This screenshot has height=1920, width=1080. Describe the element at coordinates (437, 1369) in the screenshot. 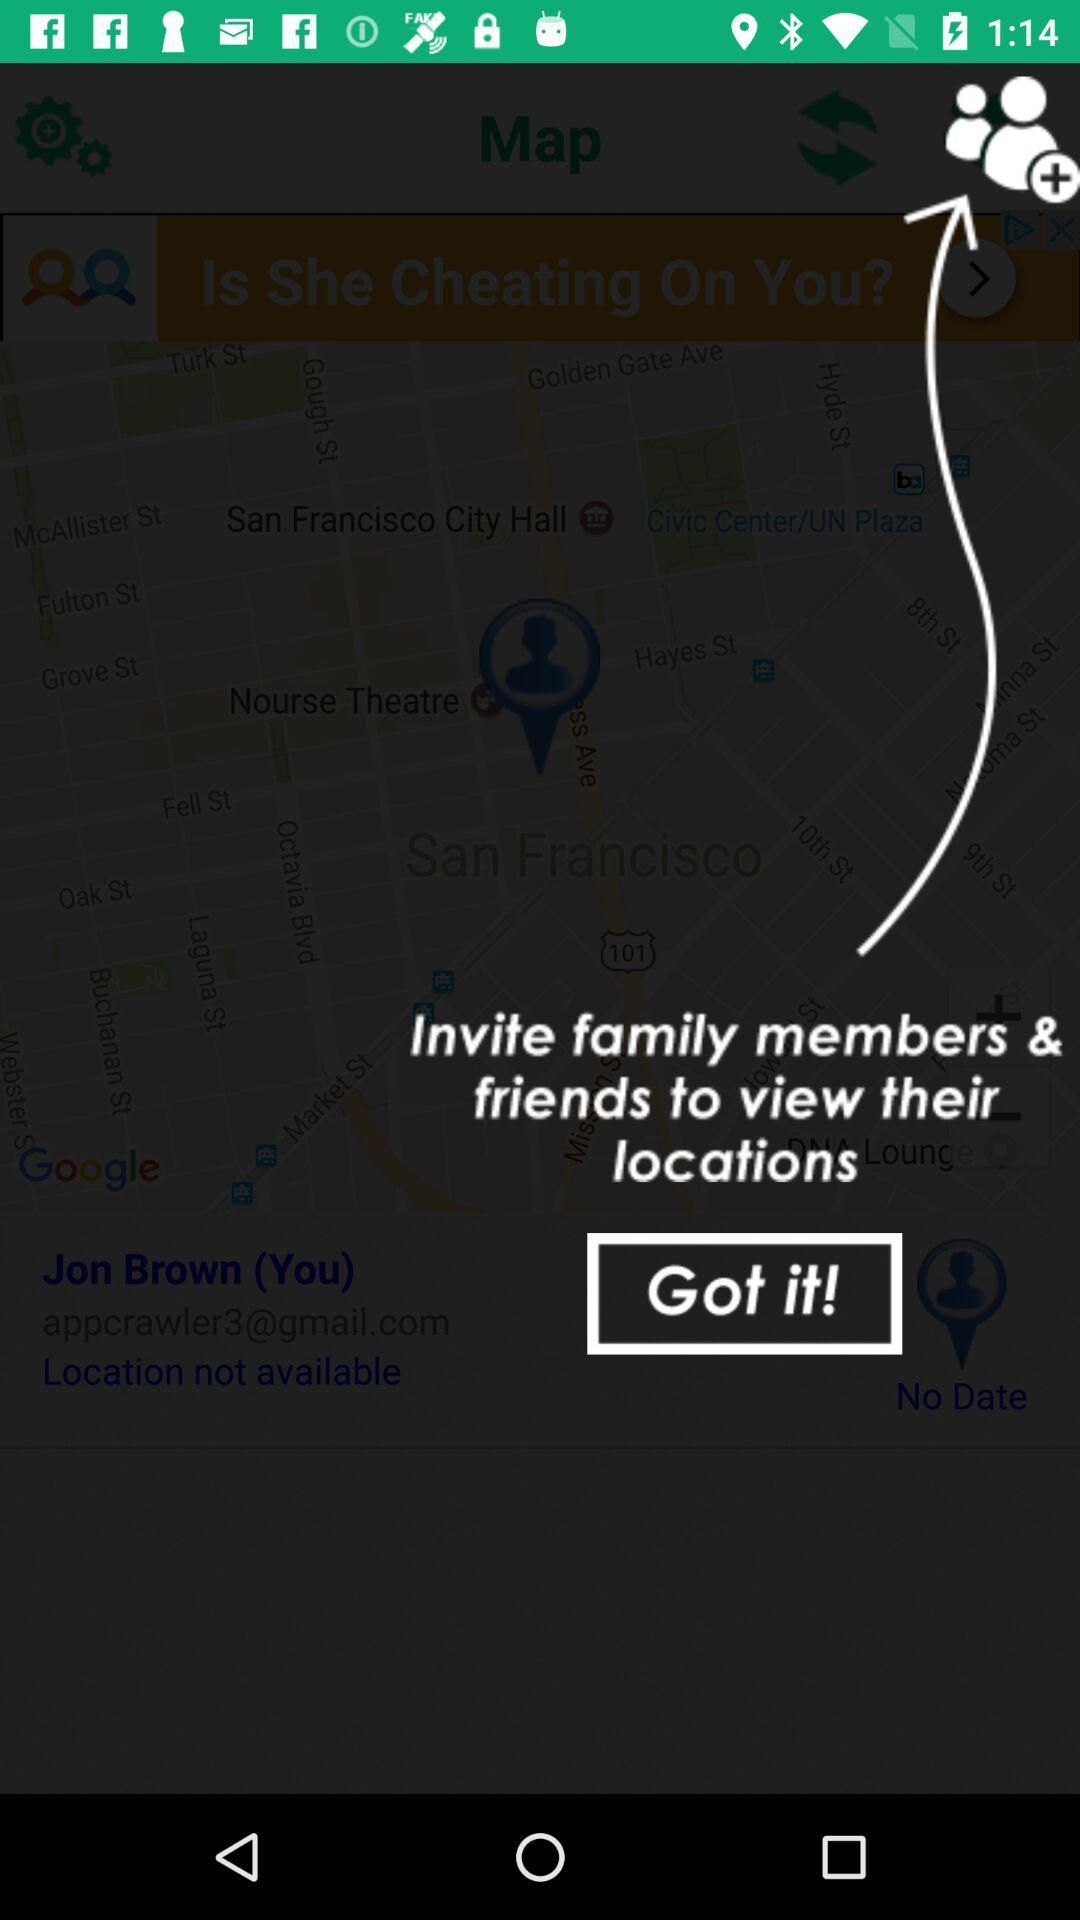

I see `location not available item` at that location.